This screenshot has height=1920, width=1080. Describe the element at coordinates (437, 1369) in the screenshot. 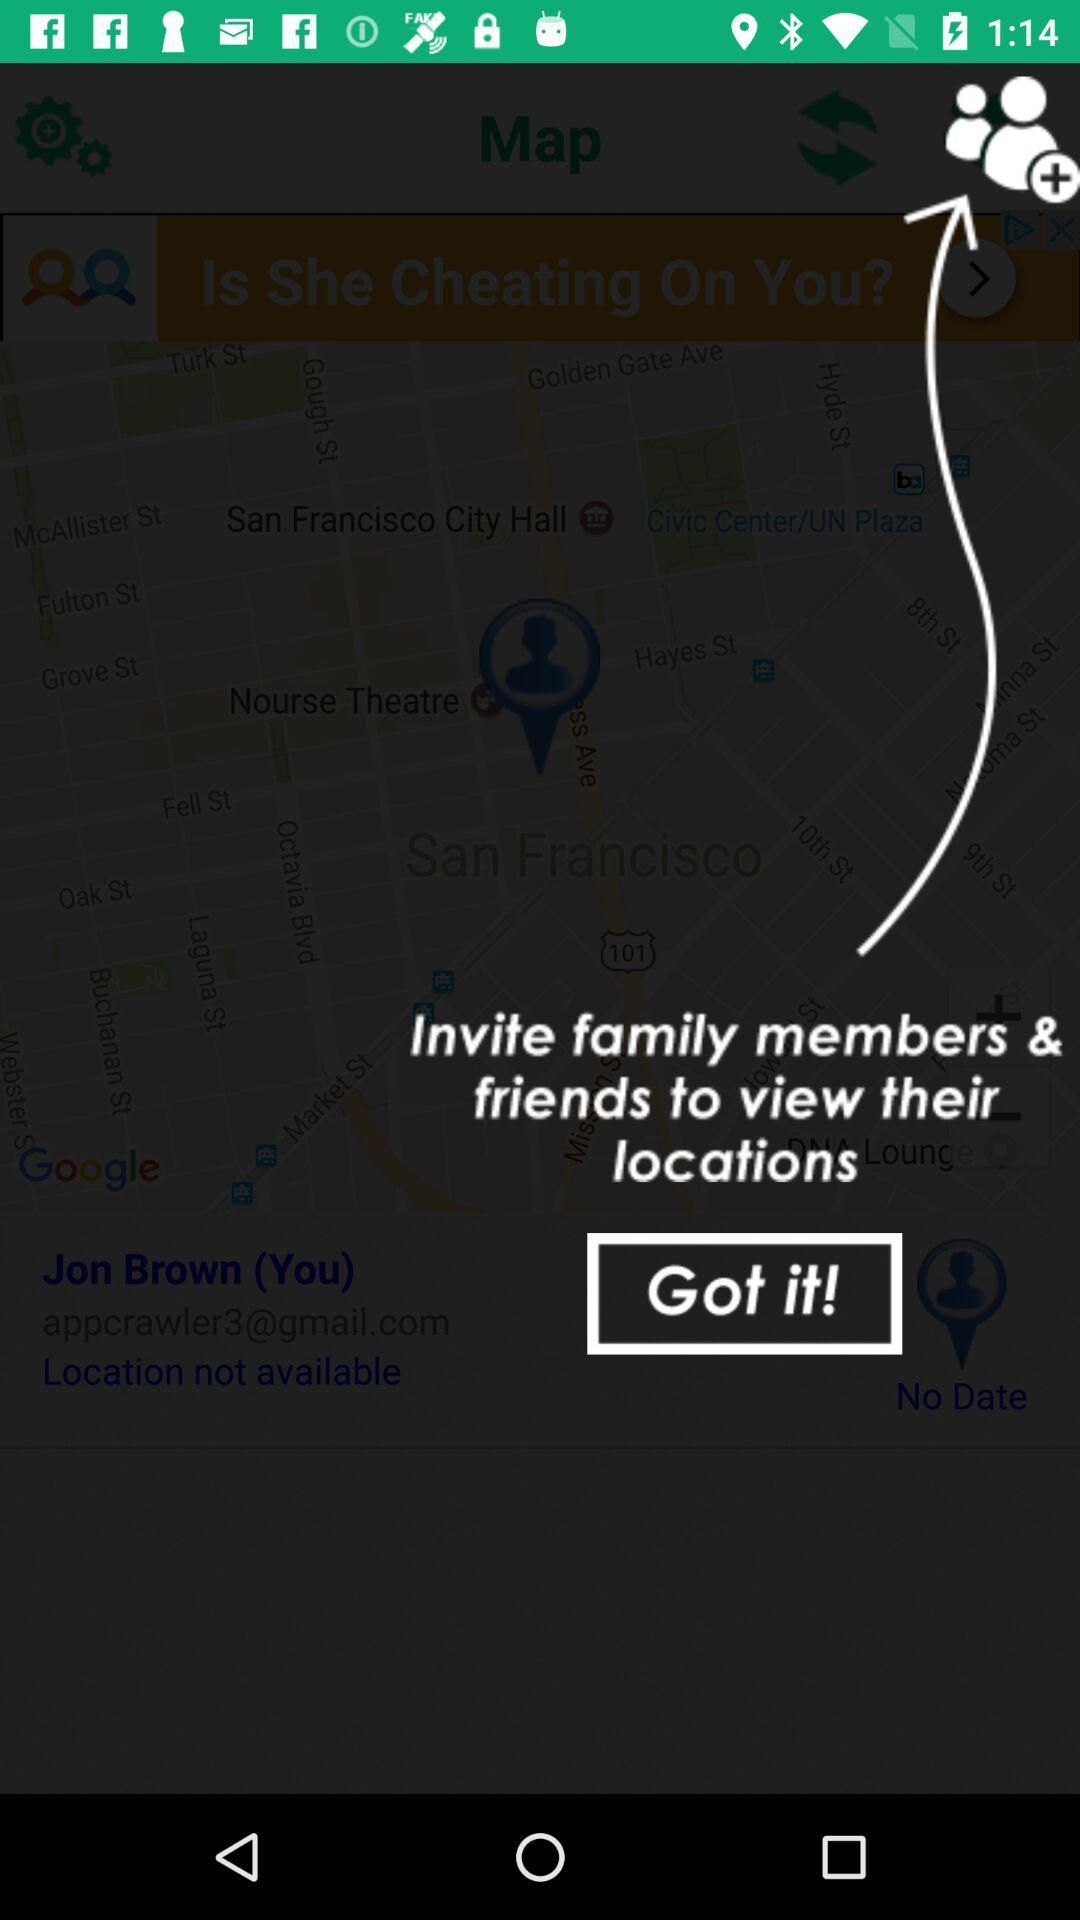

I see `location not available item` at that location.